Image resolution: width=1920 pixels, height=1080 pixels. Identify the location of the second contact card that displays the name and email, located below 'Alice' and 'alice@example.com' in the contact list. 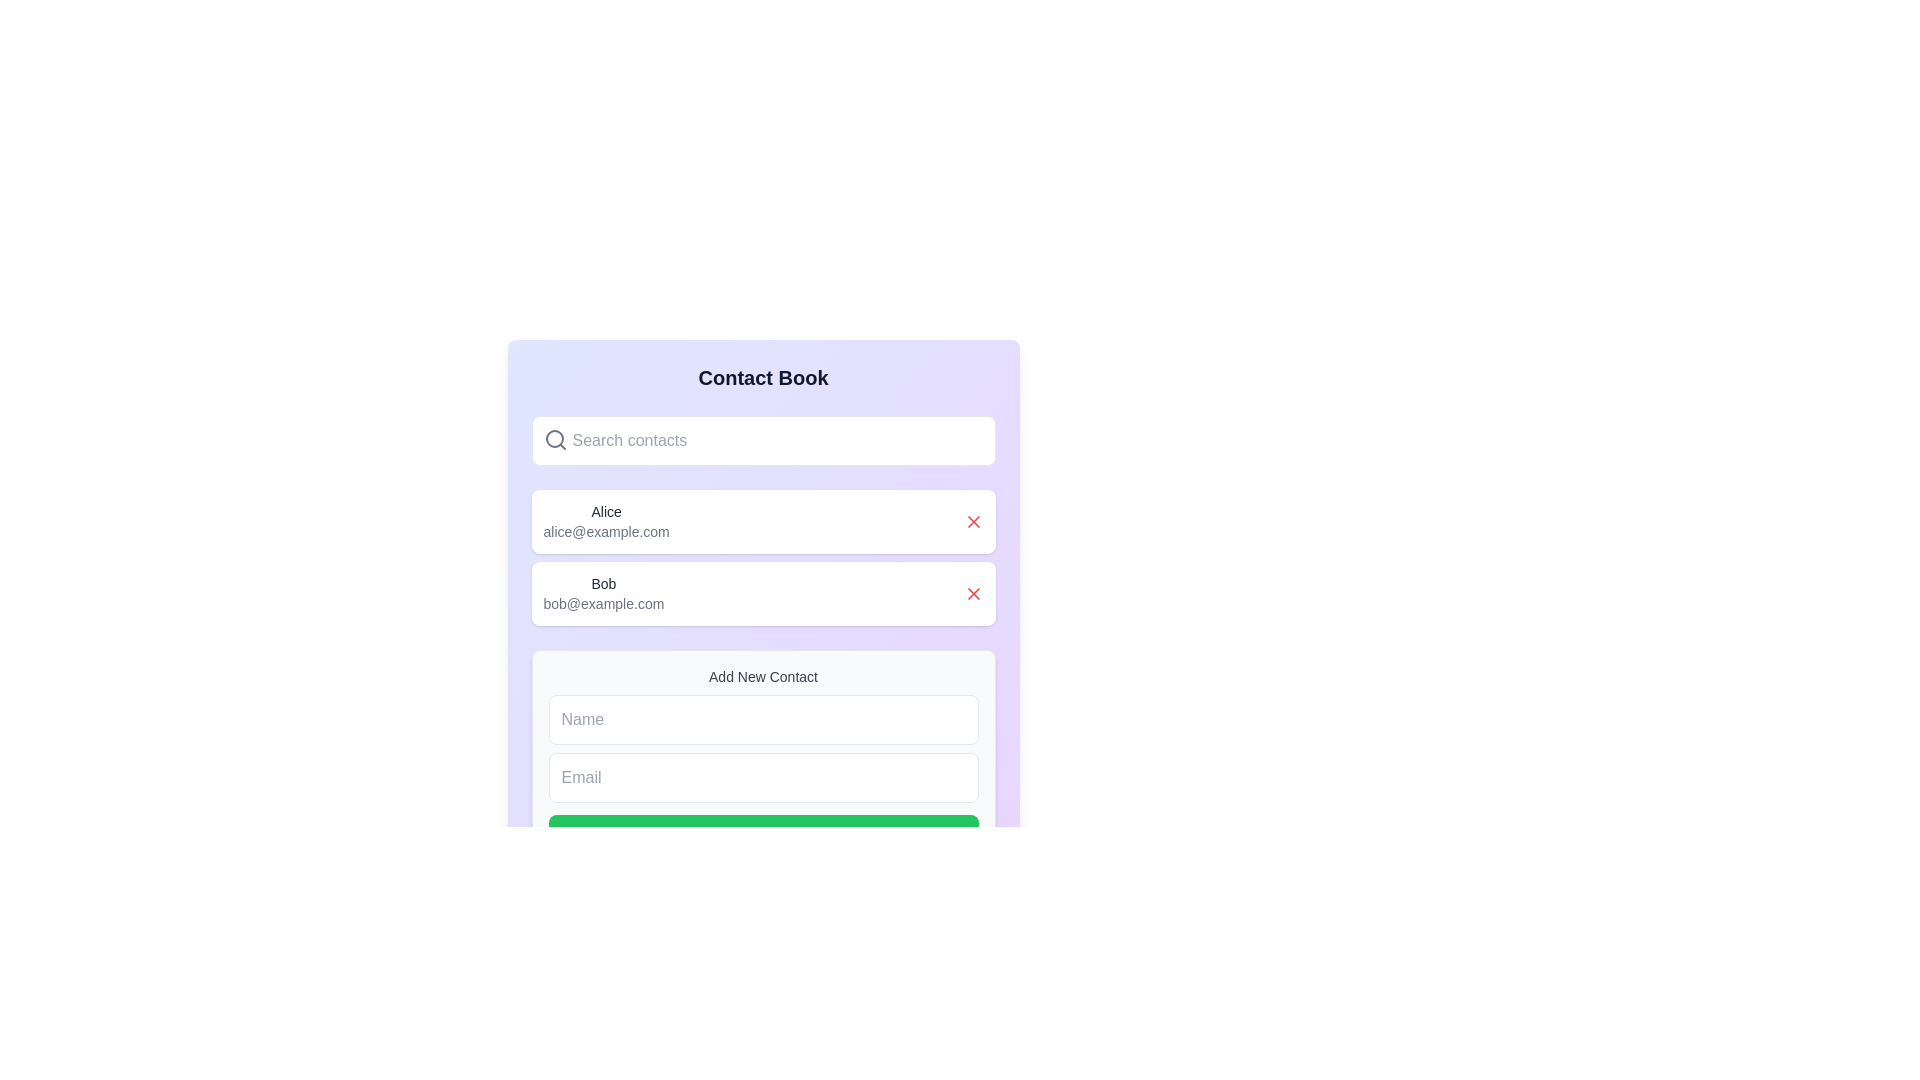
(762, 593).